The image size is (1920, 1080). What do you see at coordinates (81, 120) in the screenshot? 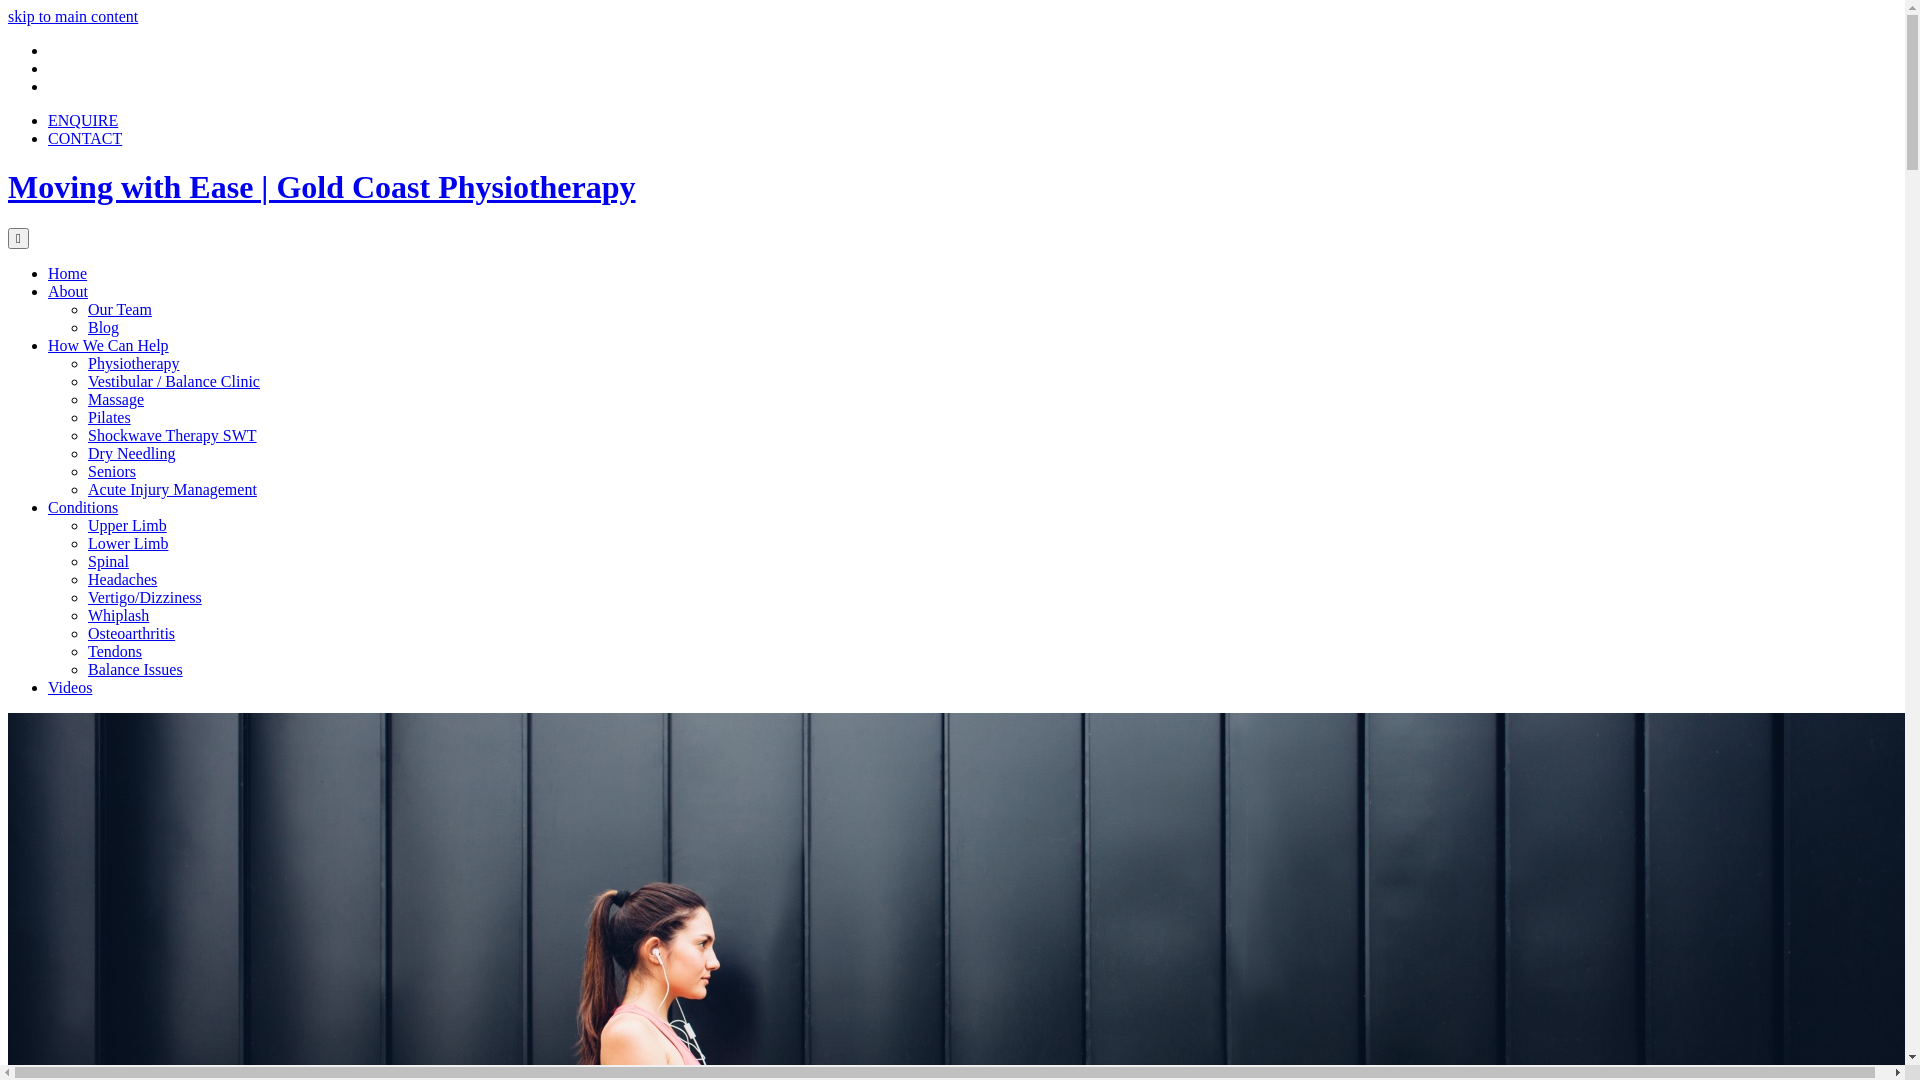
I see `'ENQUIRE'` at bounding box center [81, 120].